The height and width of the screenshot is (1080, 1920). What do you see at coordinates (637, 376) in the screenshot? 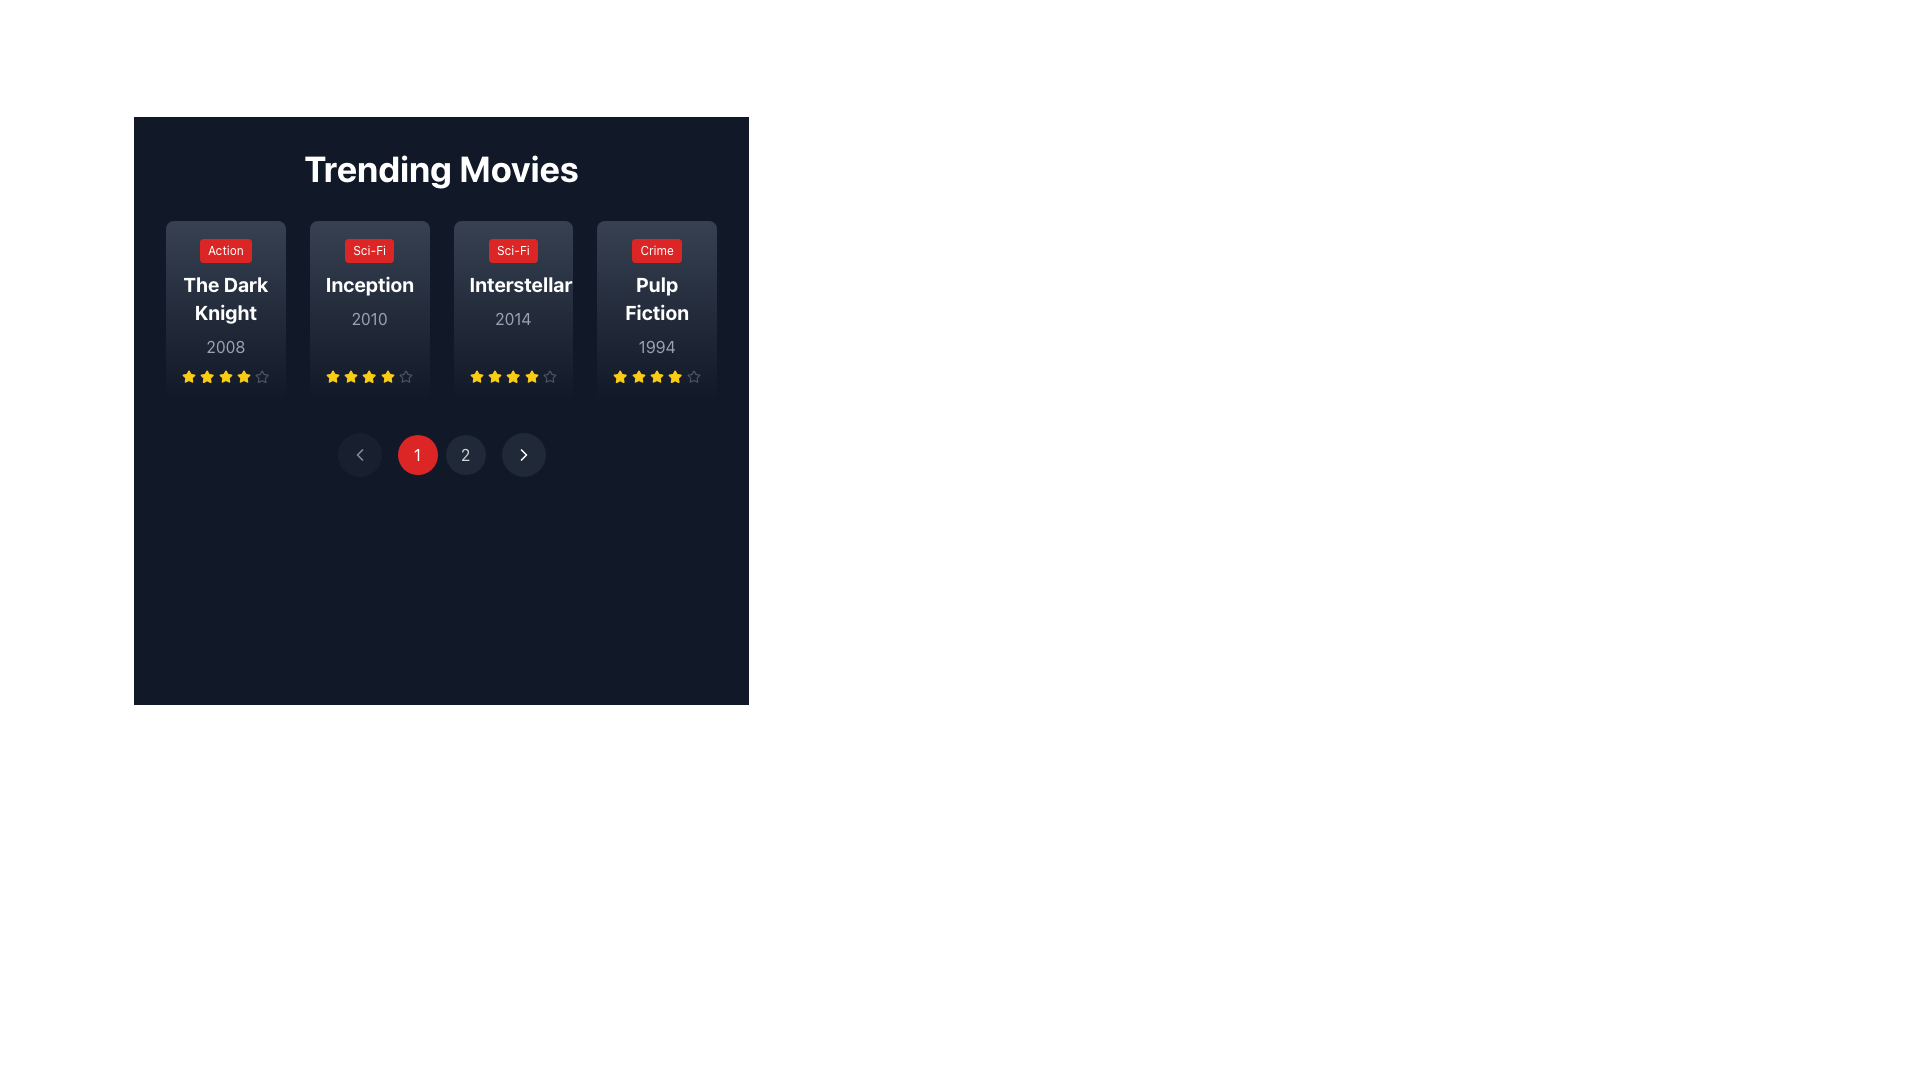
I see `the yellow star icon in the rating row for the movie 'Pulp Fiction' to rate it` at bounding box center [637, 376].